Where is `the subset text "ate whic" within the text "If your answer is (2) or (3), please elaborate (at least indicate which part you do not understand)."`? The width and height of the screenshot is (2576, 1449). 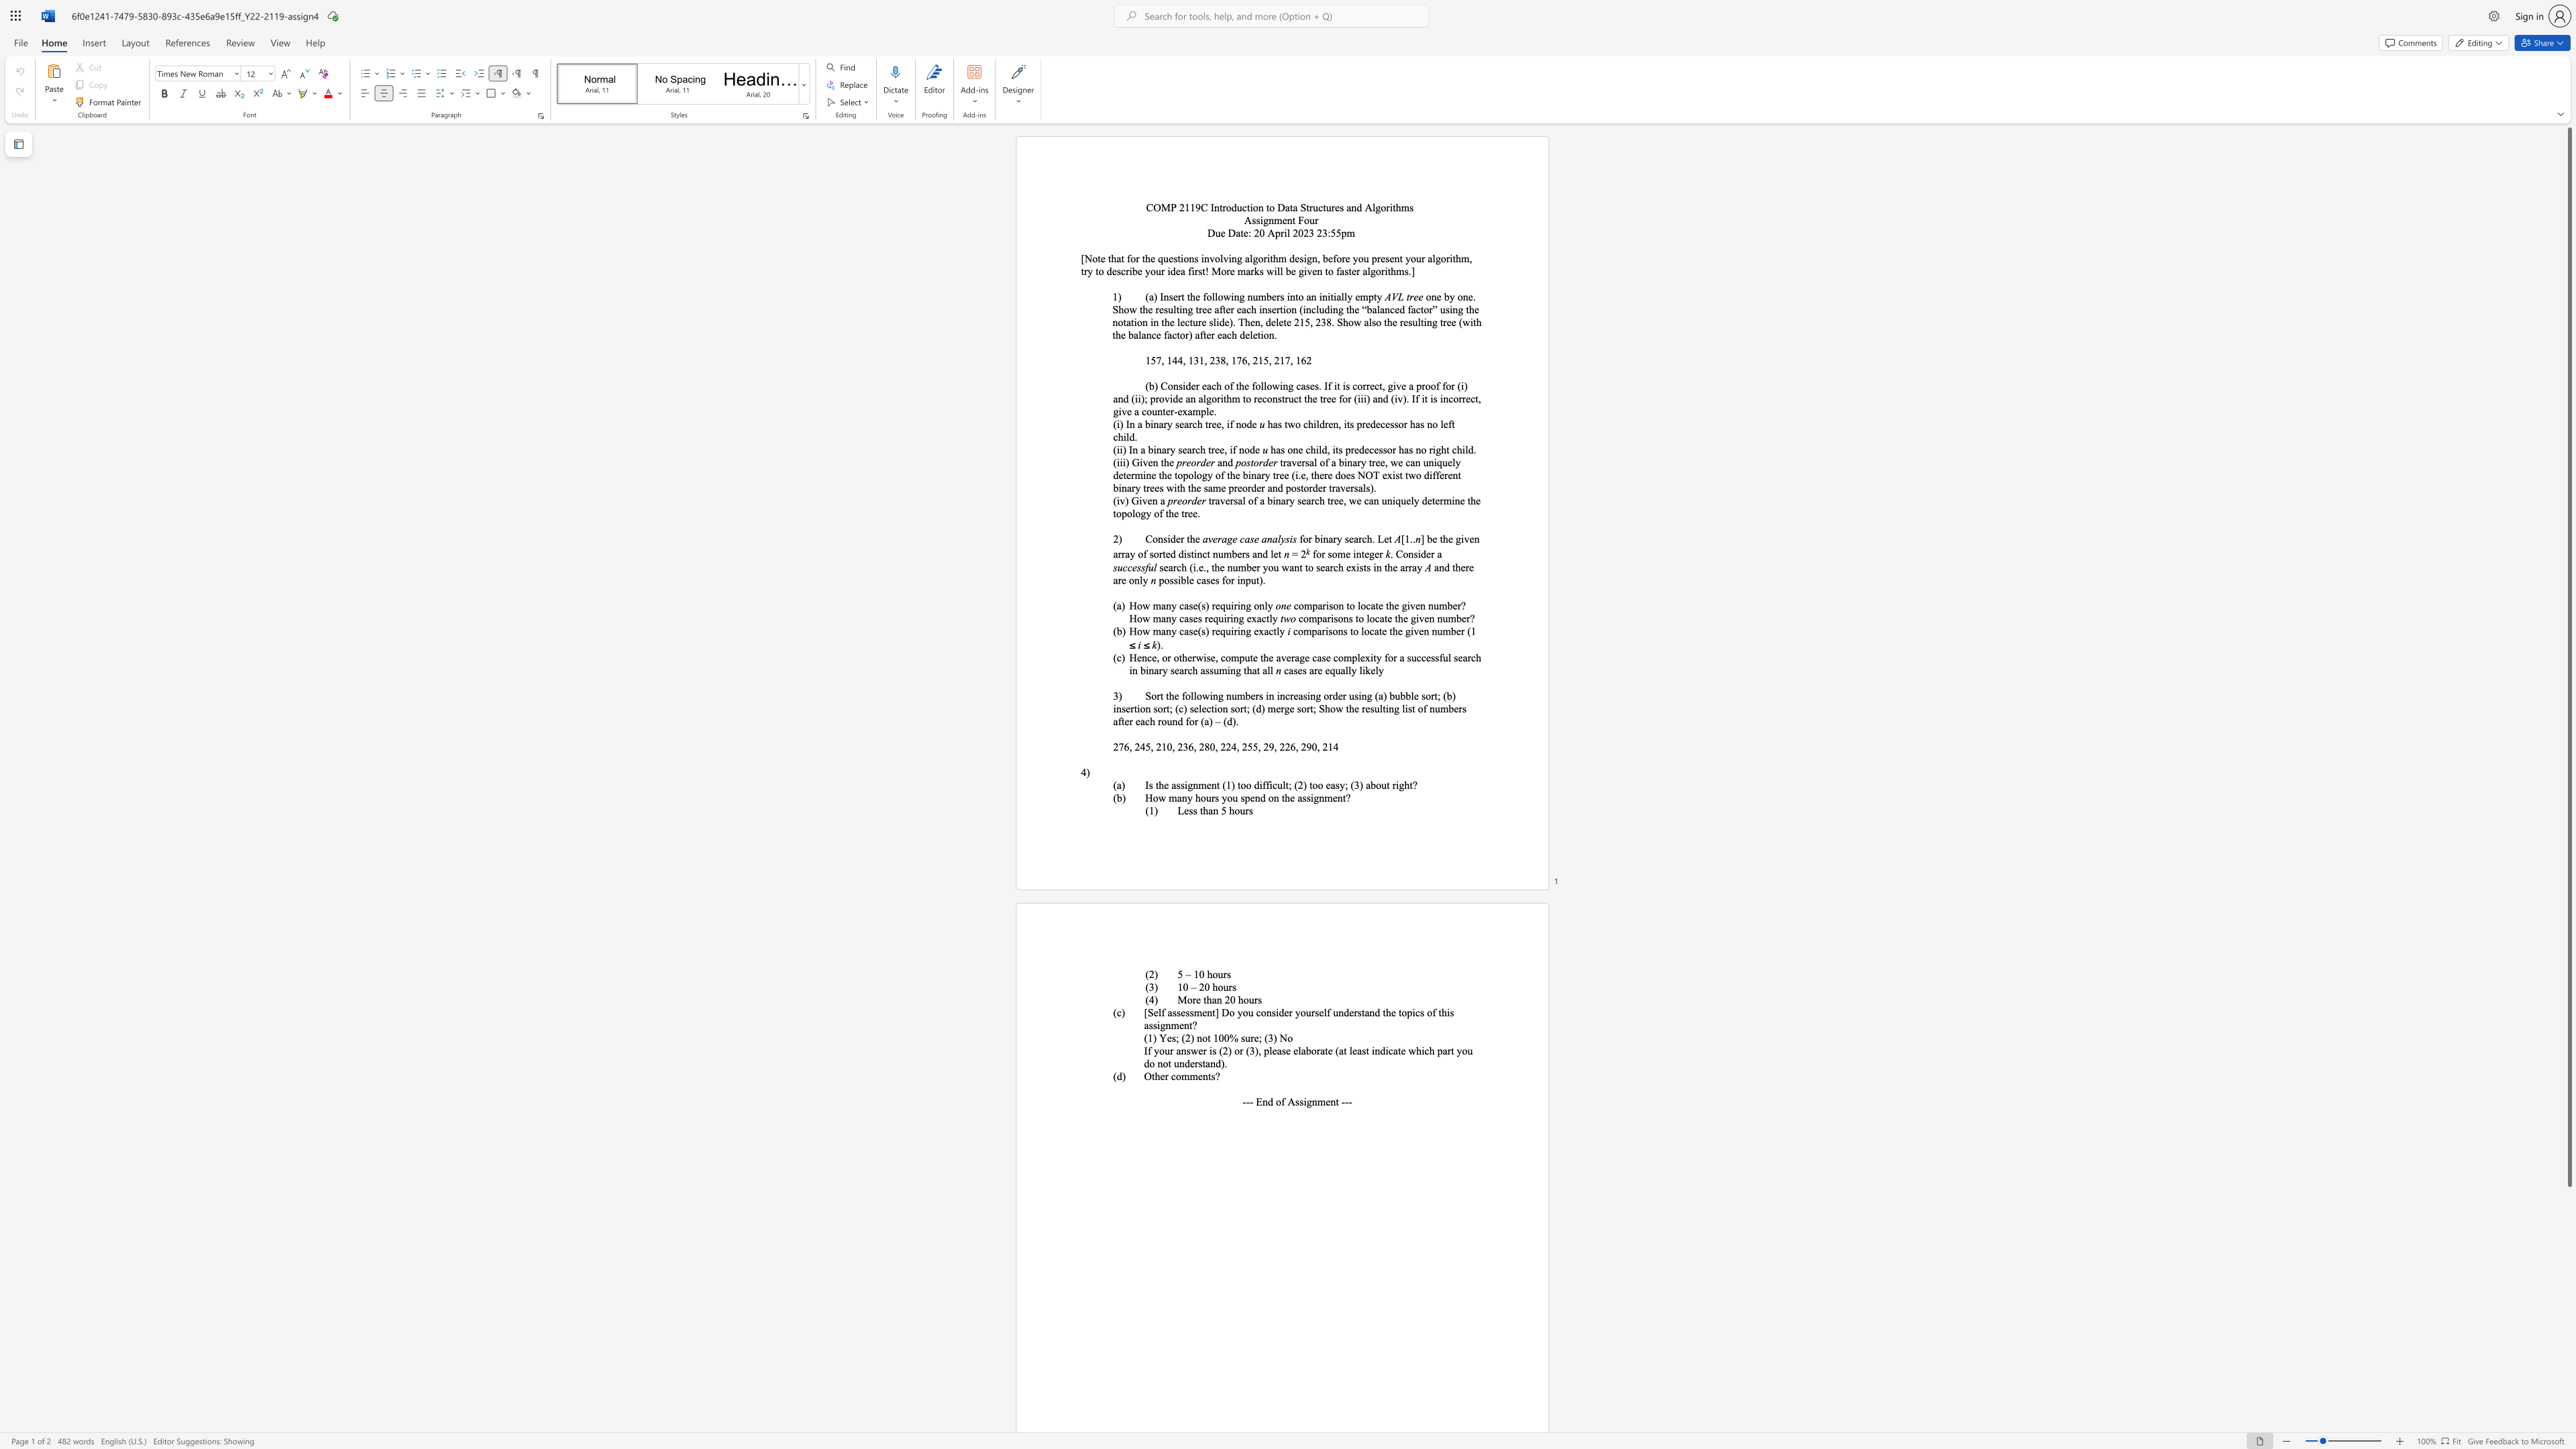 the subset text "ate whic" within the text "If your answer is (2) or (3), please elaborate (at least indicate which part you do not understand)." is located at coordinates (1392, 1050).